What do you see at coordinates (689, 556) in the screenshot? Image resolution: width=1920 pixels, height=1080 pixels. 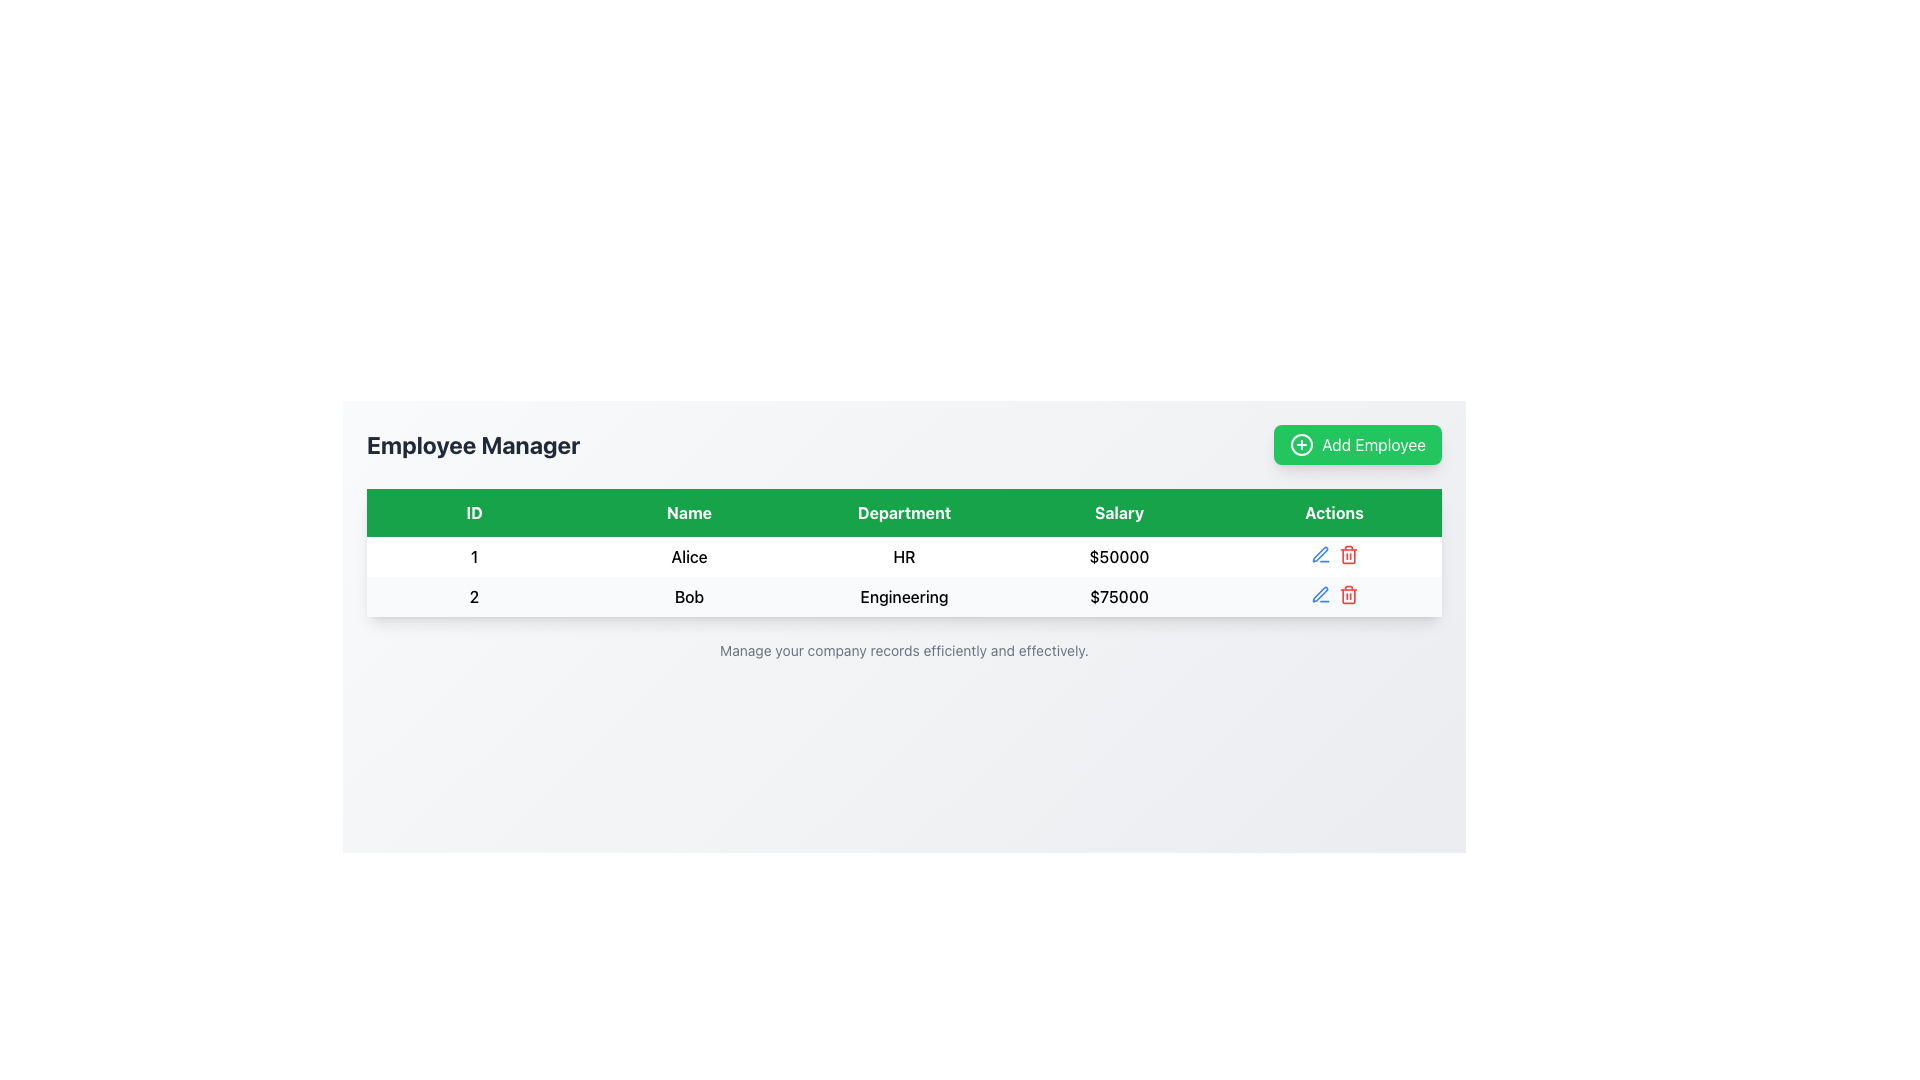 I see `the Text label displaying the name of the employee in the 'Name' column of the table, positioned between the ID '1' and the department 'HR'` at bounding box center [689, 556].